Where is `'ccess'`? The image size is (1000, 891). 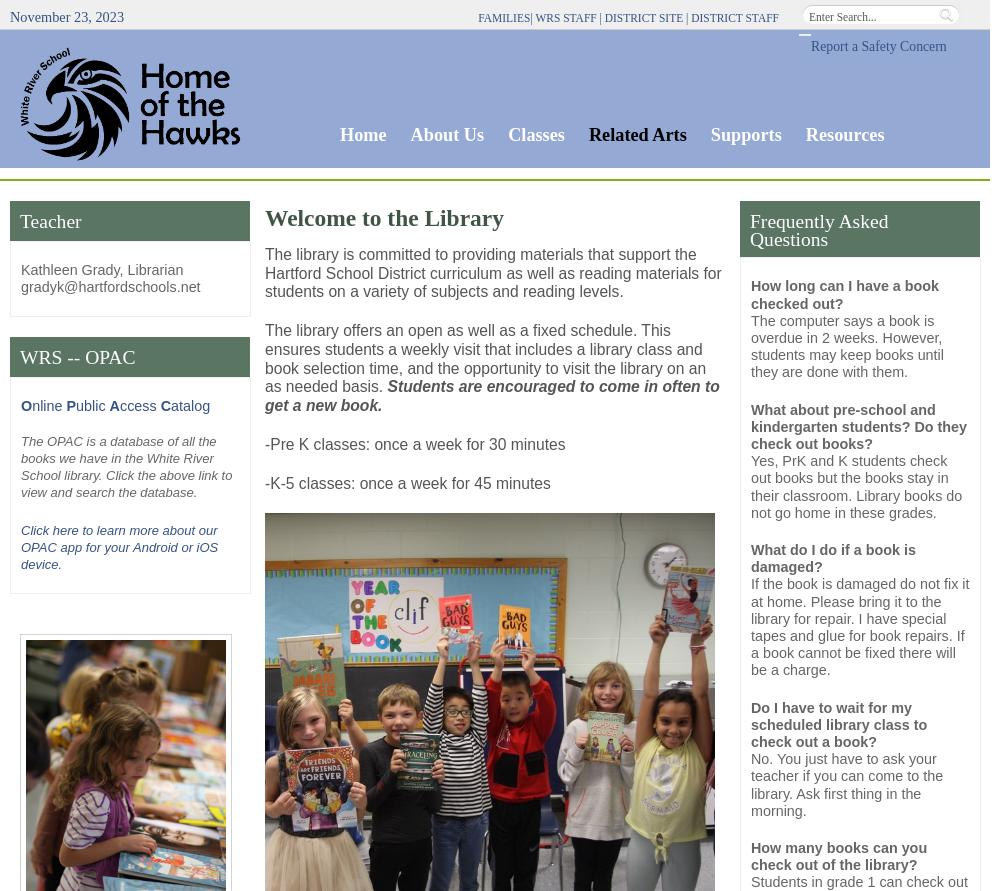
'ccess' is located at coordinates (139, 406).